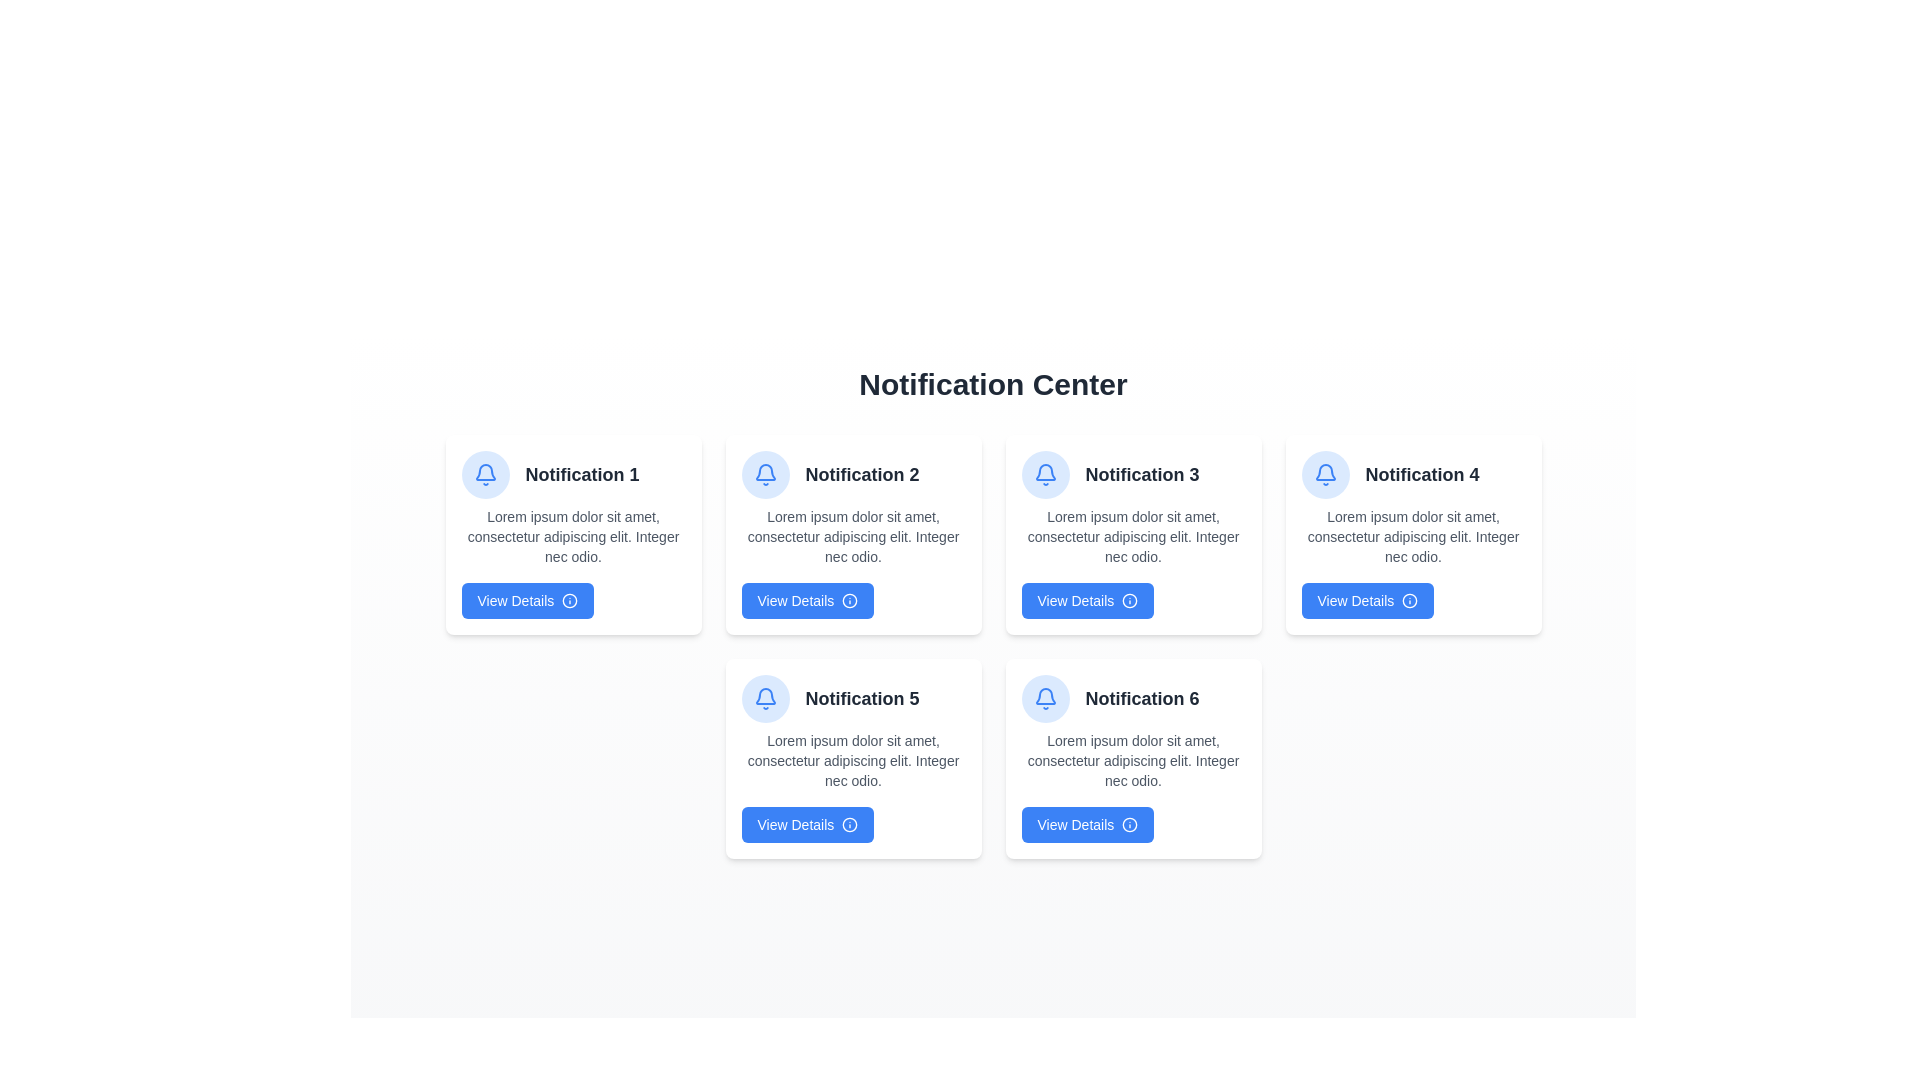 The image size is (1920, 1080). What do you see at coordinates (853, 474) in the screenshot?
I see `the text label displaying 'Notification 2' with a bold font and dark color, located in the second notification box of a grid, directly above a description and a 'View Details' button` at bounding box center [853, 474].